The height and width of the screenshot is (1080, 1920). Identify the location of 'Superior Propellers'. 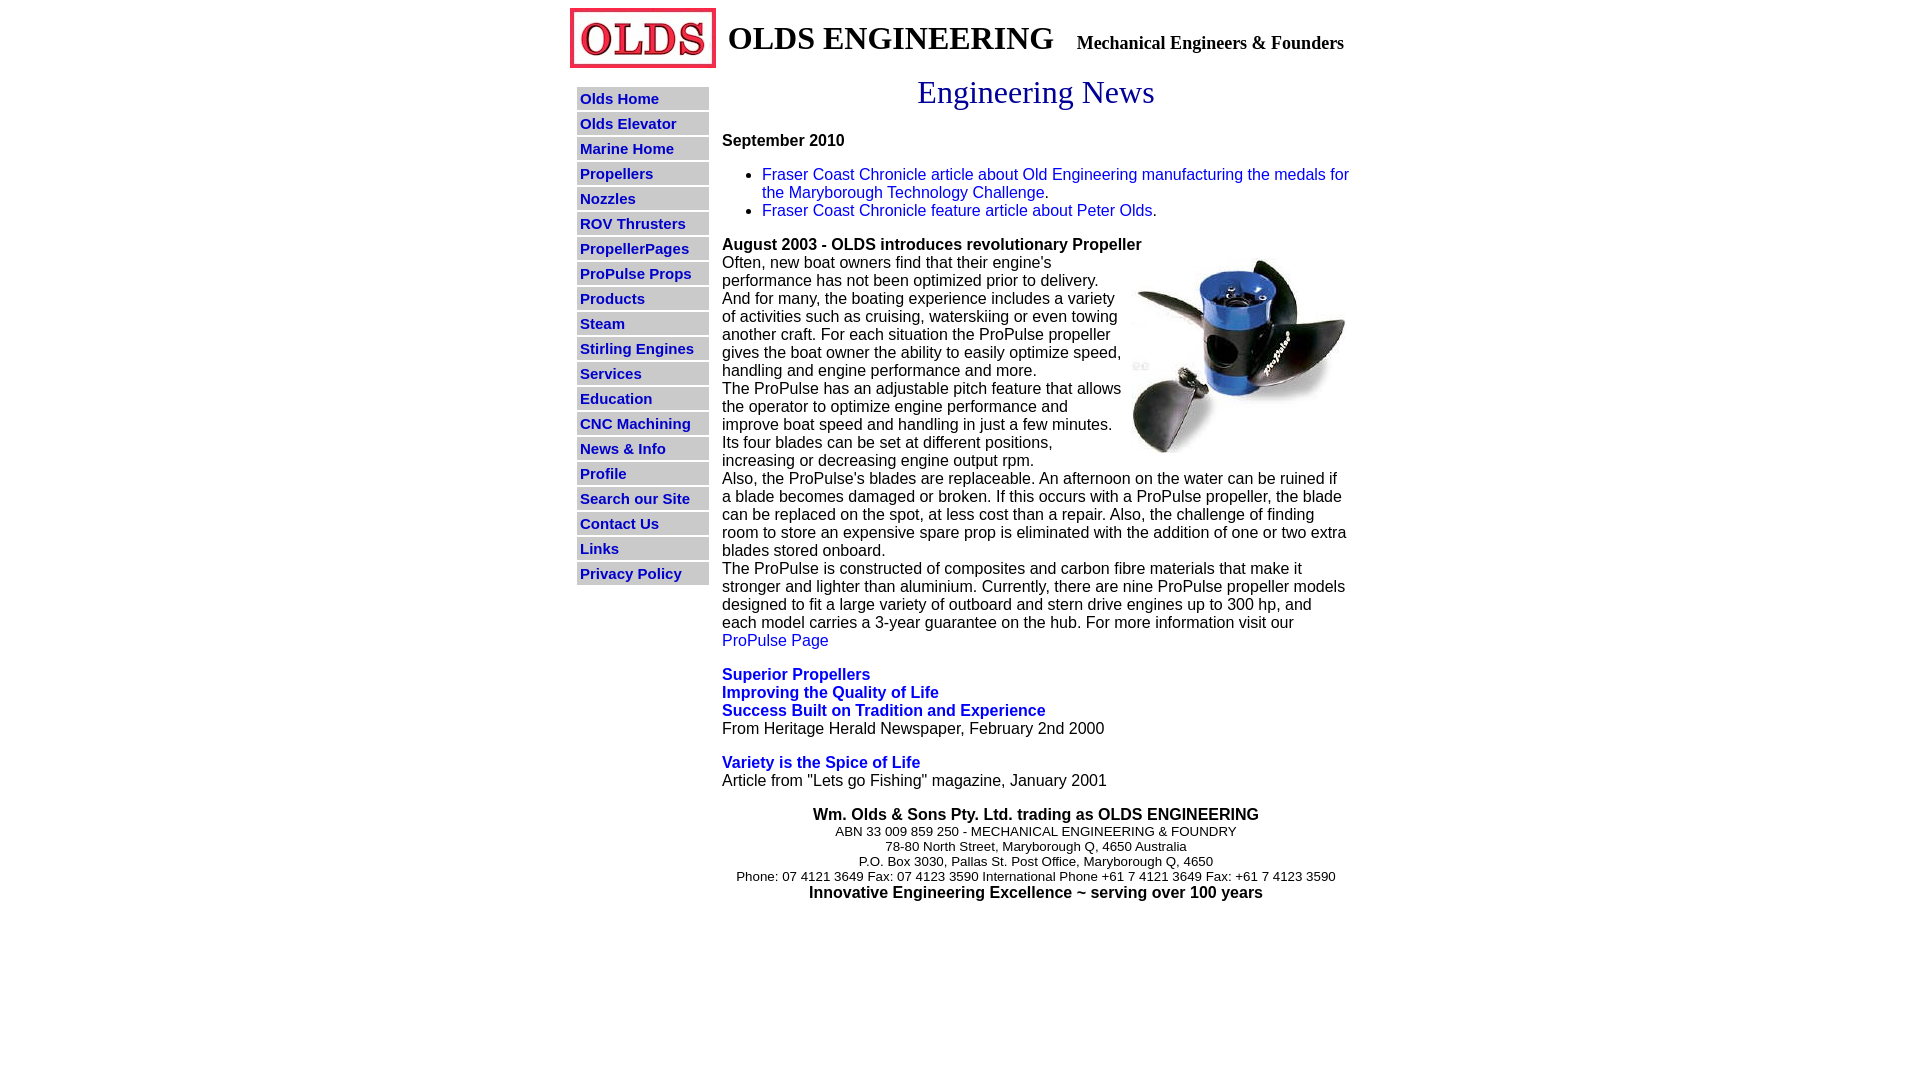
(795, 674).